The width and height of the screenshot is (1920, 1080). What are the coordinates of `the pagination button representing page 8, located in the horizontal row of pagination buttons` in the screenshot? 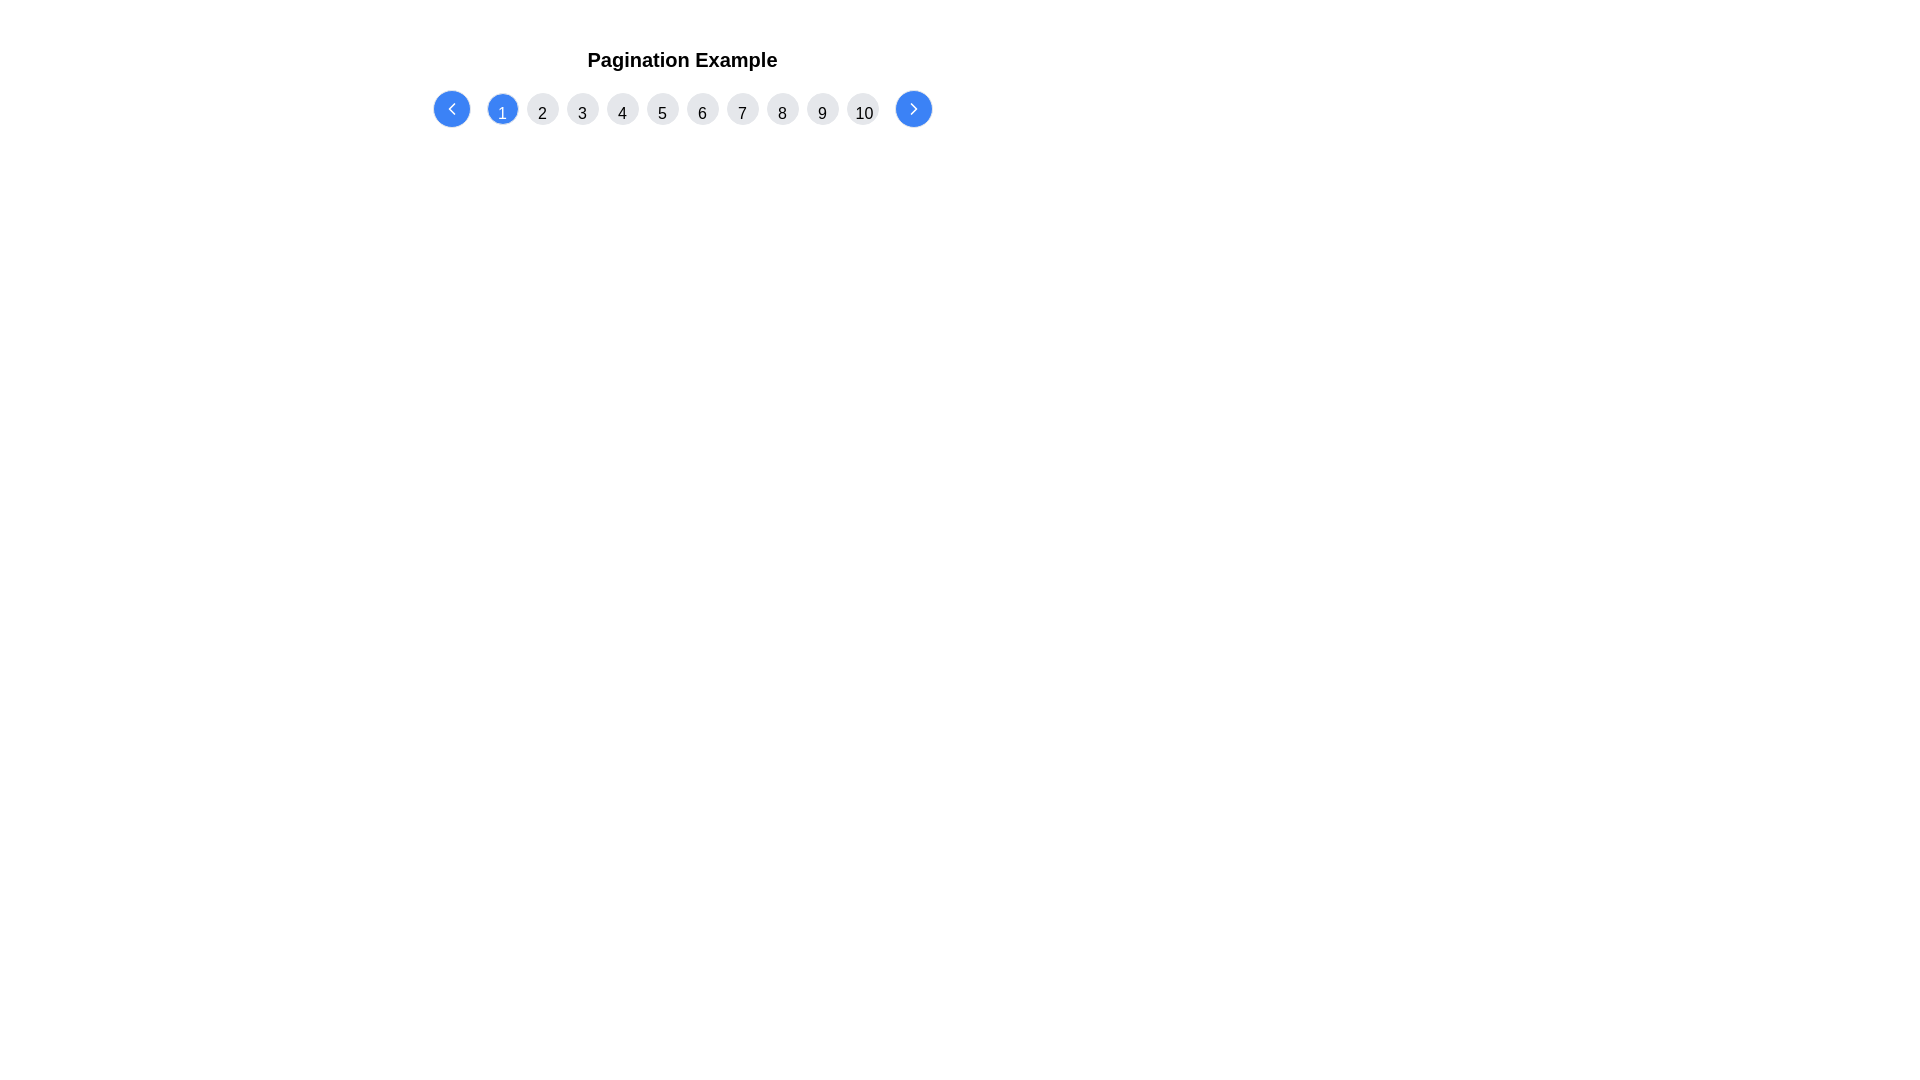 It's located at (781, 108).